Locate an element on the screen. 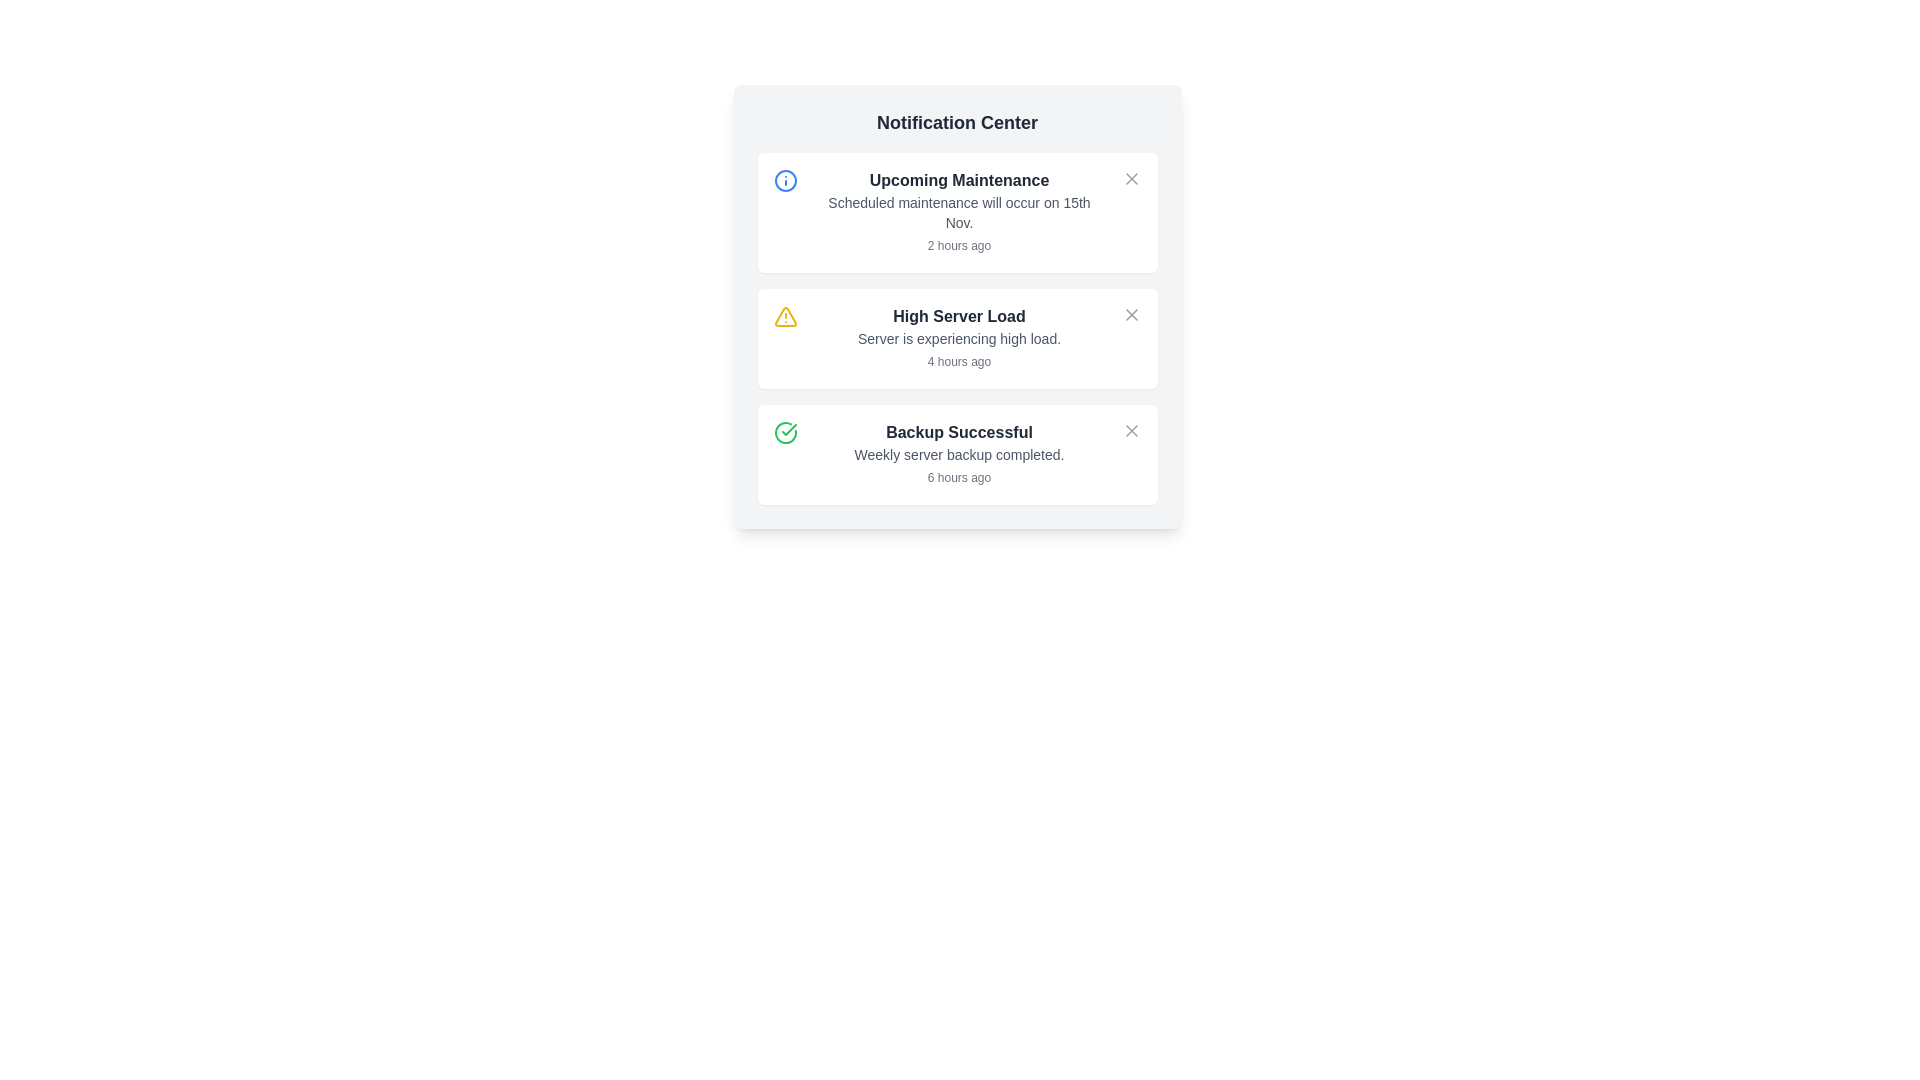 Image resolution: width=1920 pixels, height=1080 pixels. the close/dismiss button represented by the 'X' icon is located at coordinates (1131, 315).